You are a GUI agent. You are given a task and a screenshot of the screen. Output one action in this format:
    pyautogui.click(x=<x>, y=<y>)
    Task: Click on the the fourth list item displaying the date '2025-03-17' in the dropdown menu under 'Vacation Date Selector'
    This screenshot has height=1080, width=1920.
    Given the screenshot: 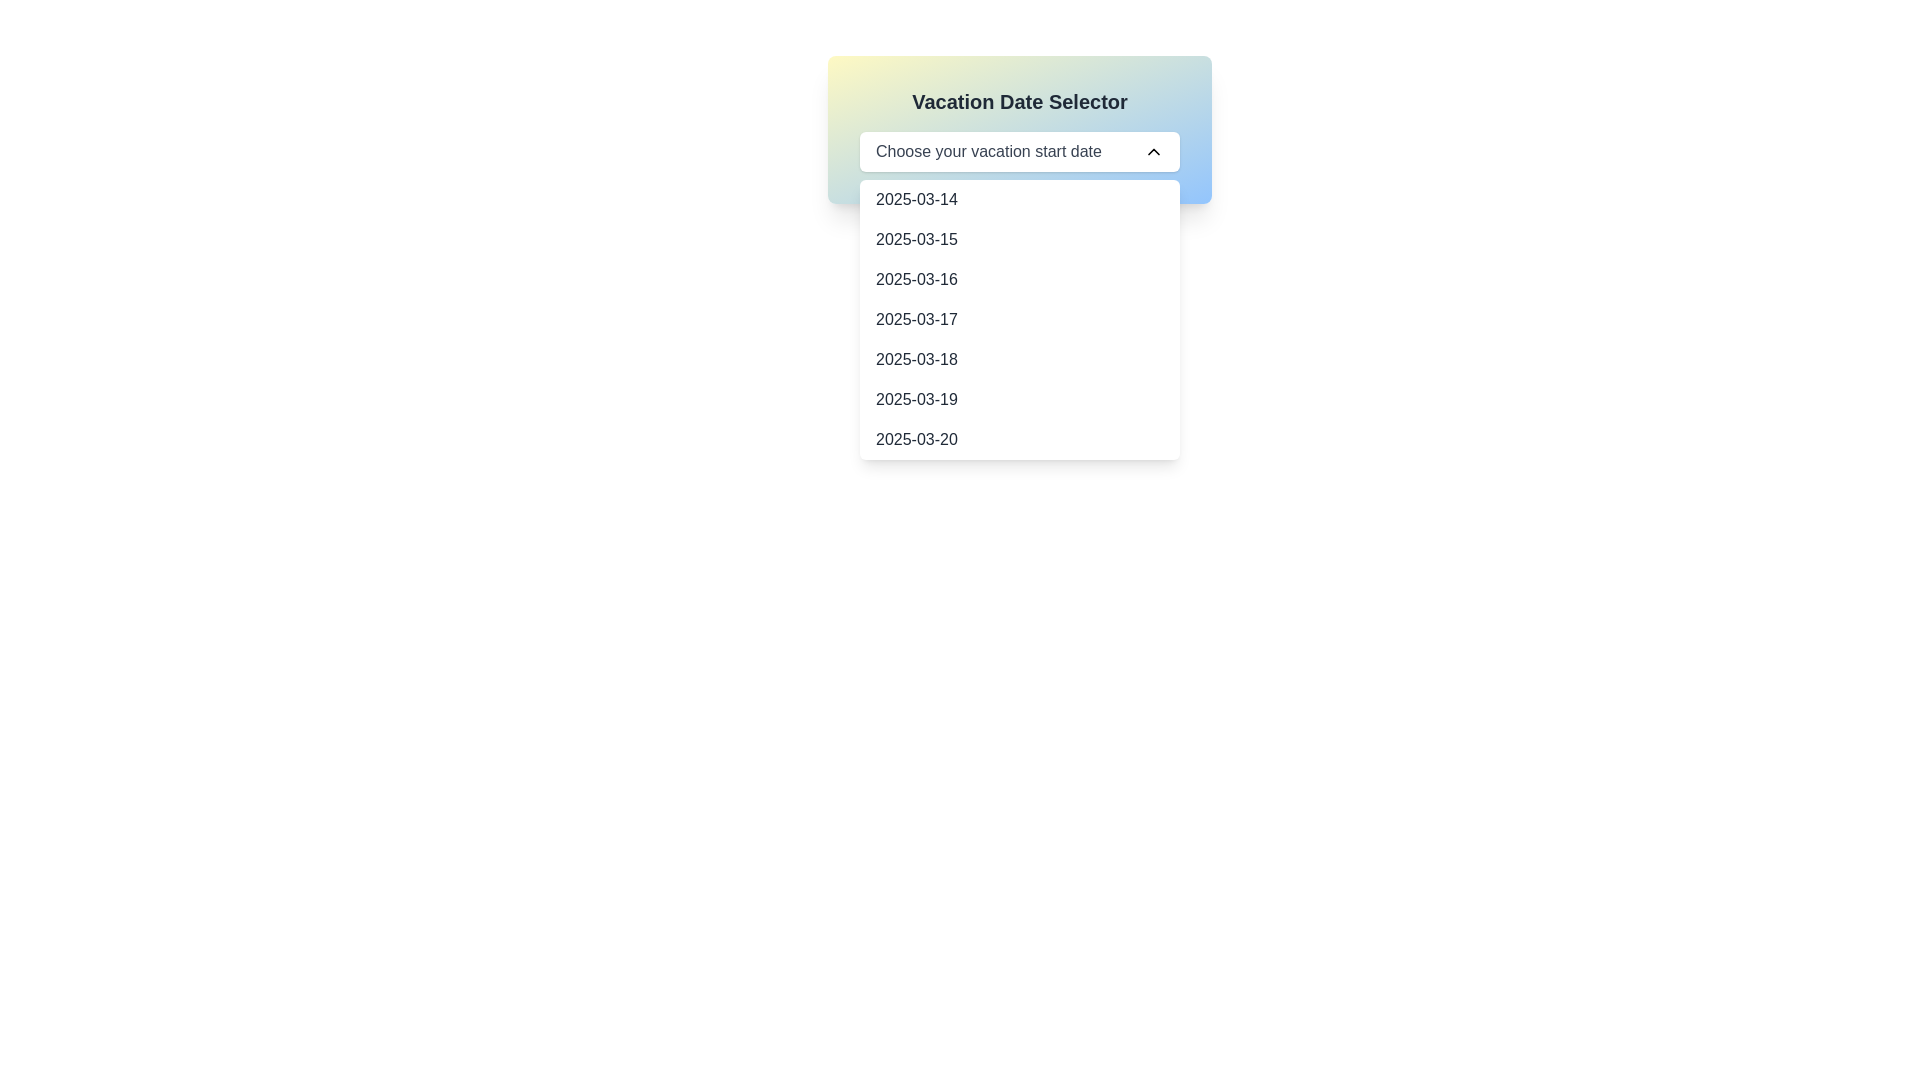 What is the action you would take?
    pyautogui.click(x=1019, y=319)
    